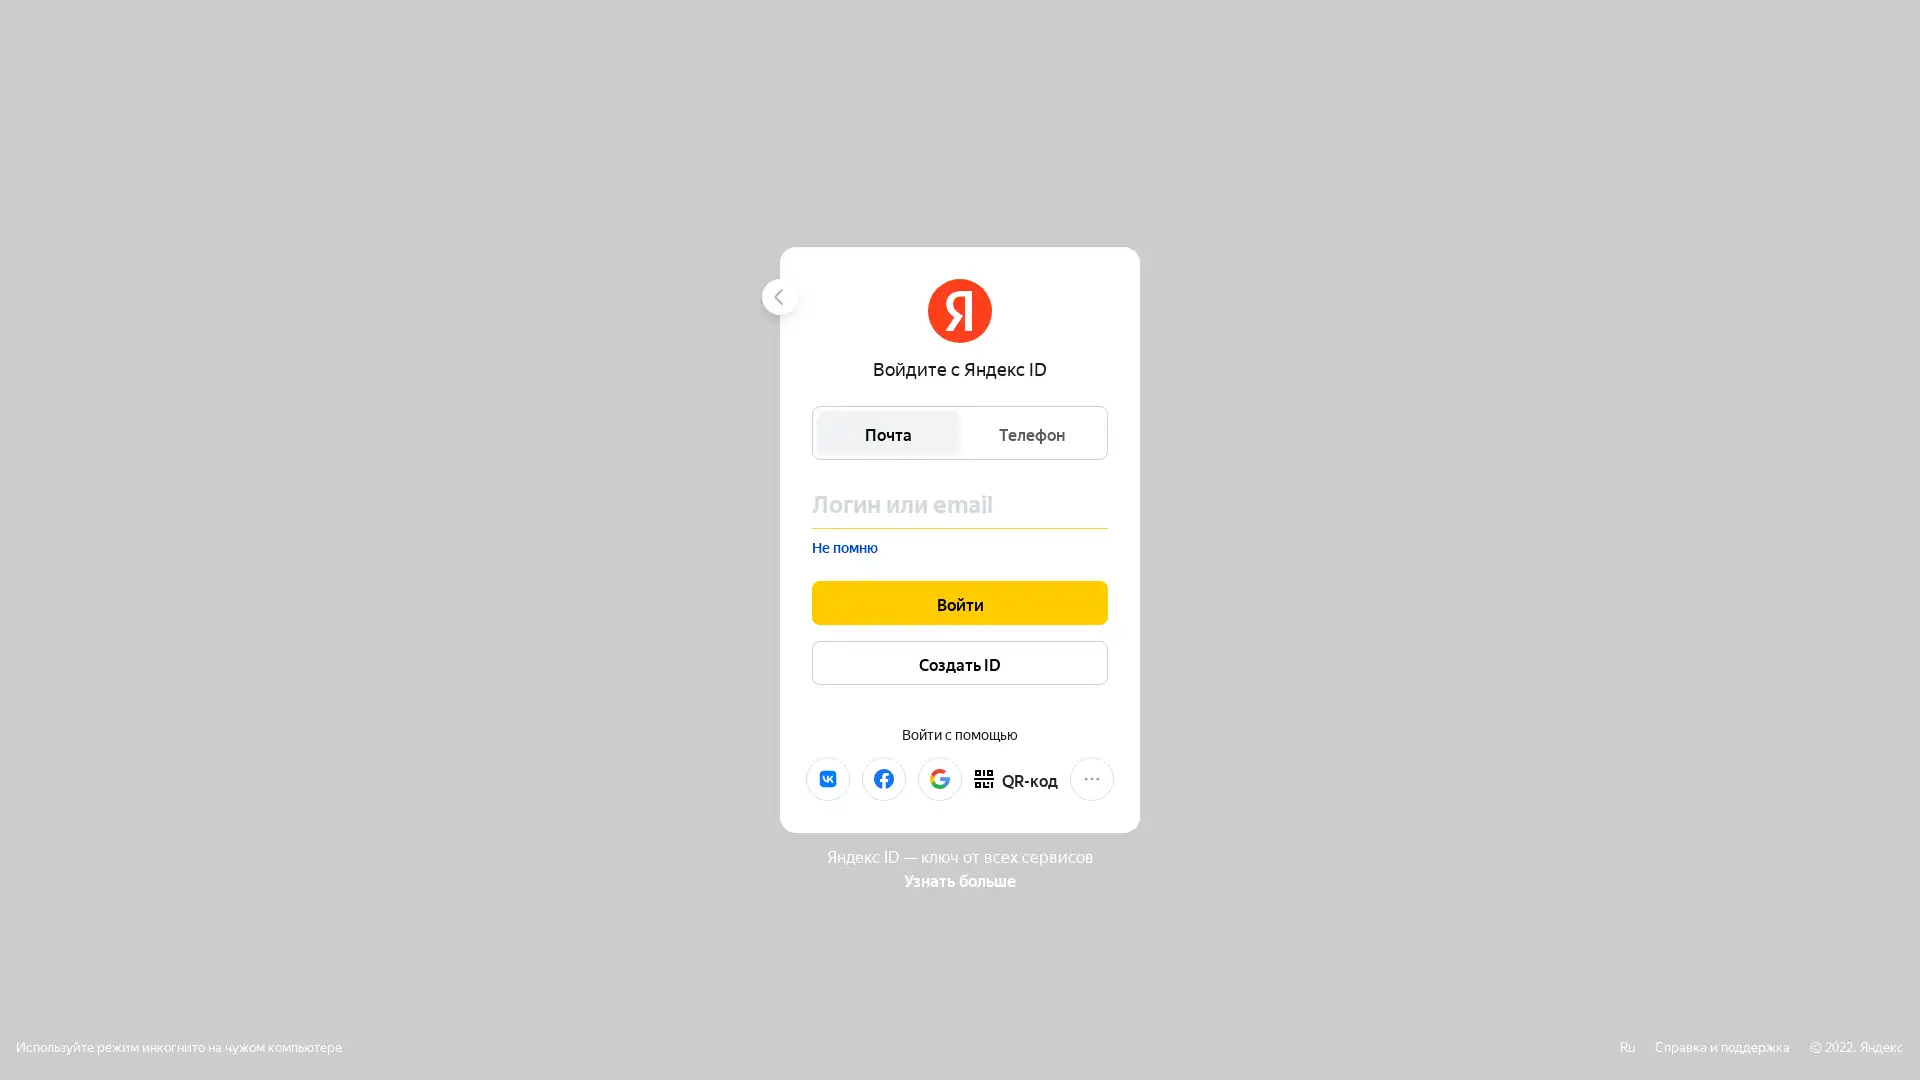 The image size is (1920, 1080). I want to click on Facebook, so click(882, 777).